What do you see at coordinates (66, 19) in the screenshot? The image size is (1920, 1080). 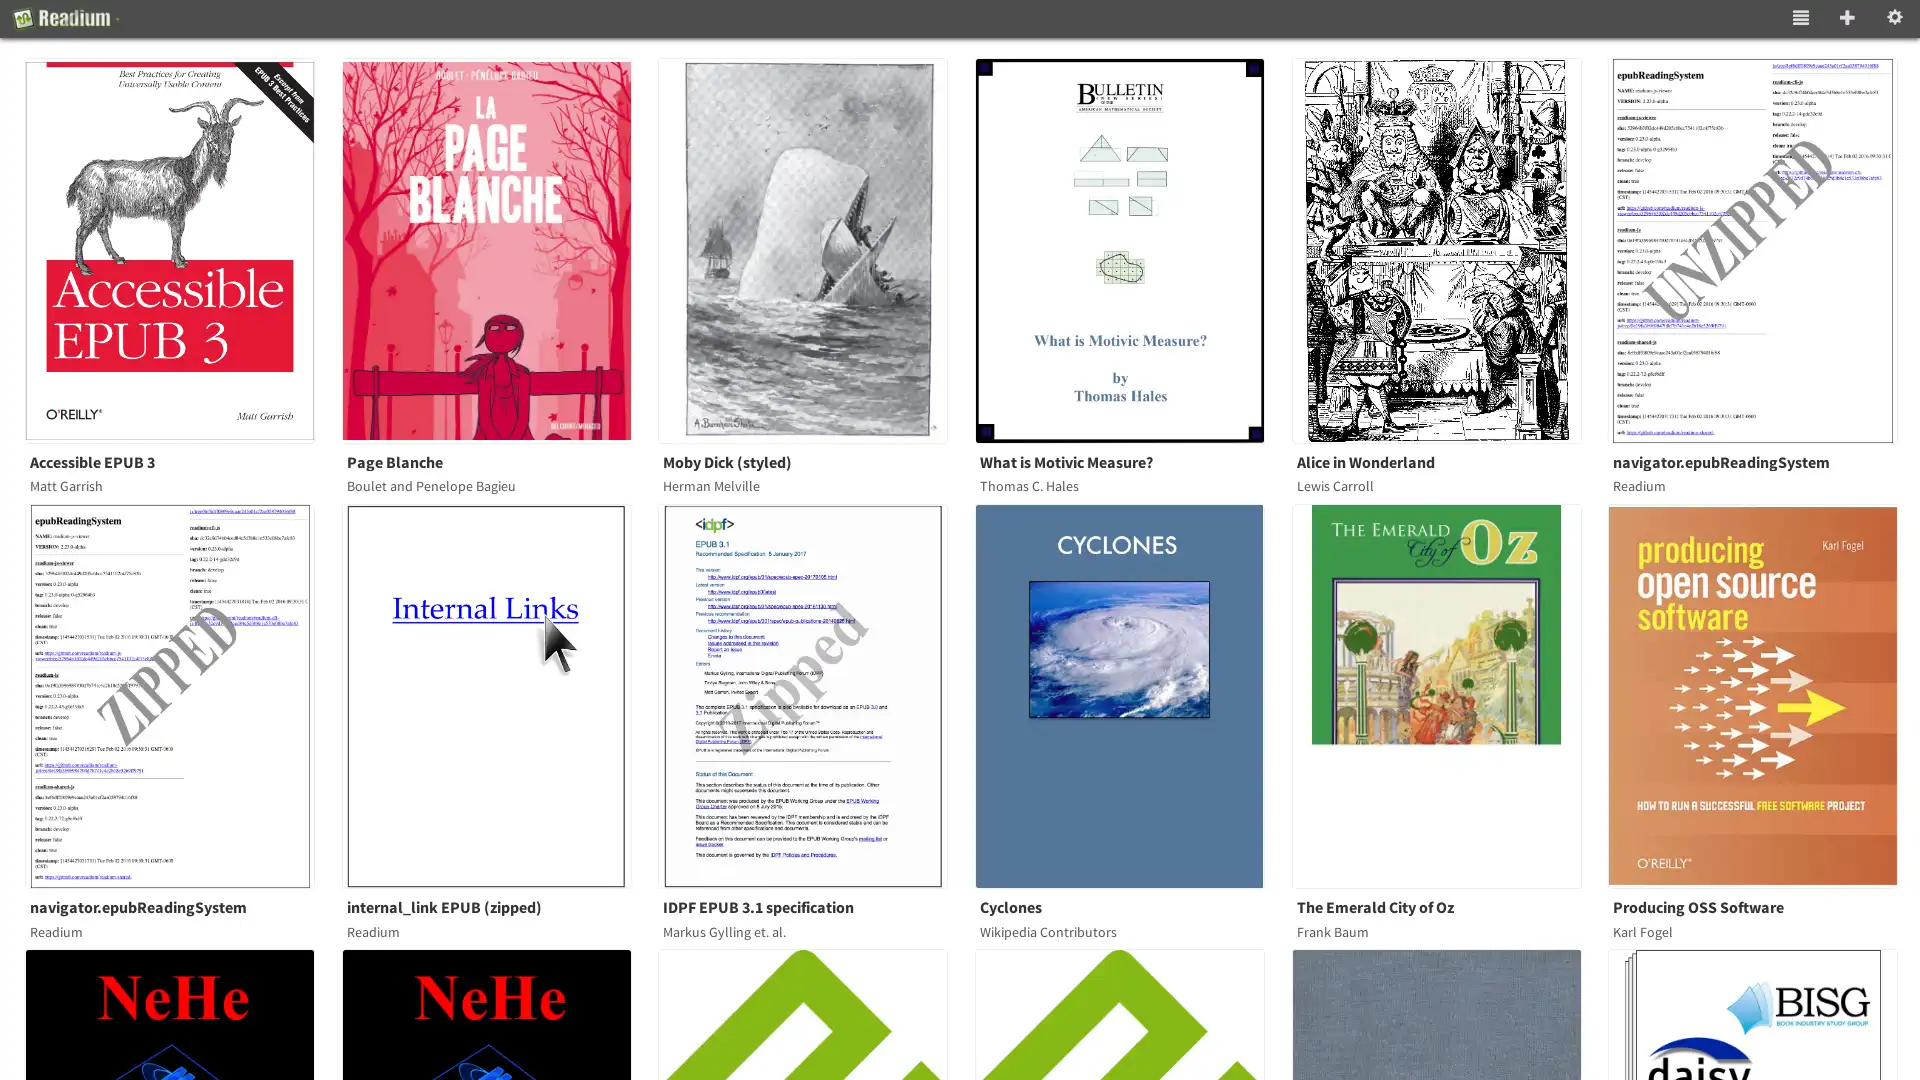 I see `About` at bounding box center [66, 19].